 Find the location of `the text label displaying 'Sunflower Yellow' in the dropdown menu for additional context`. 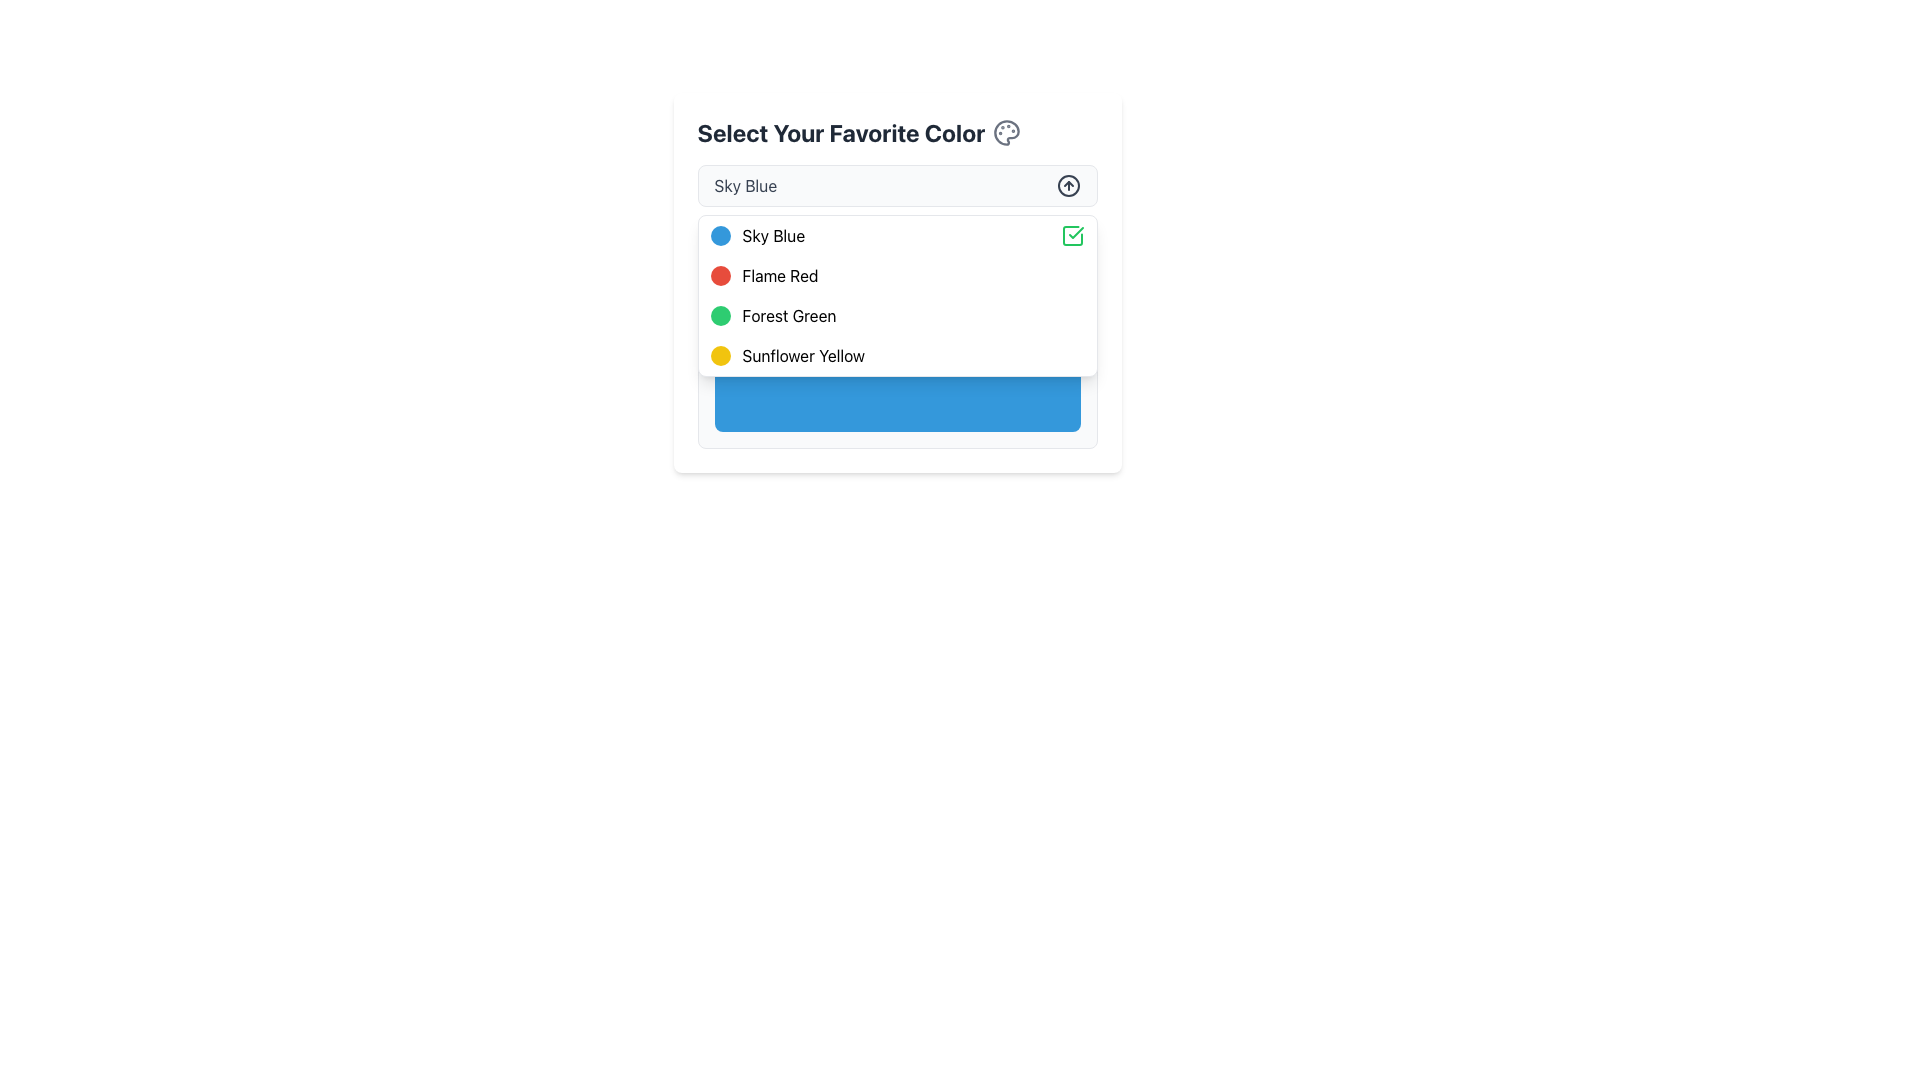

the text label displaying 'Sunflower Yellow' in the dropdown menu for additional context is located at coordinates (803, 354).